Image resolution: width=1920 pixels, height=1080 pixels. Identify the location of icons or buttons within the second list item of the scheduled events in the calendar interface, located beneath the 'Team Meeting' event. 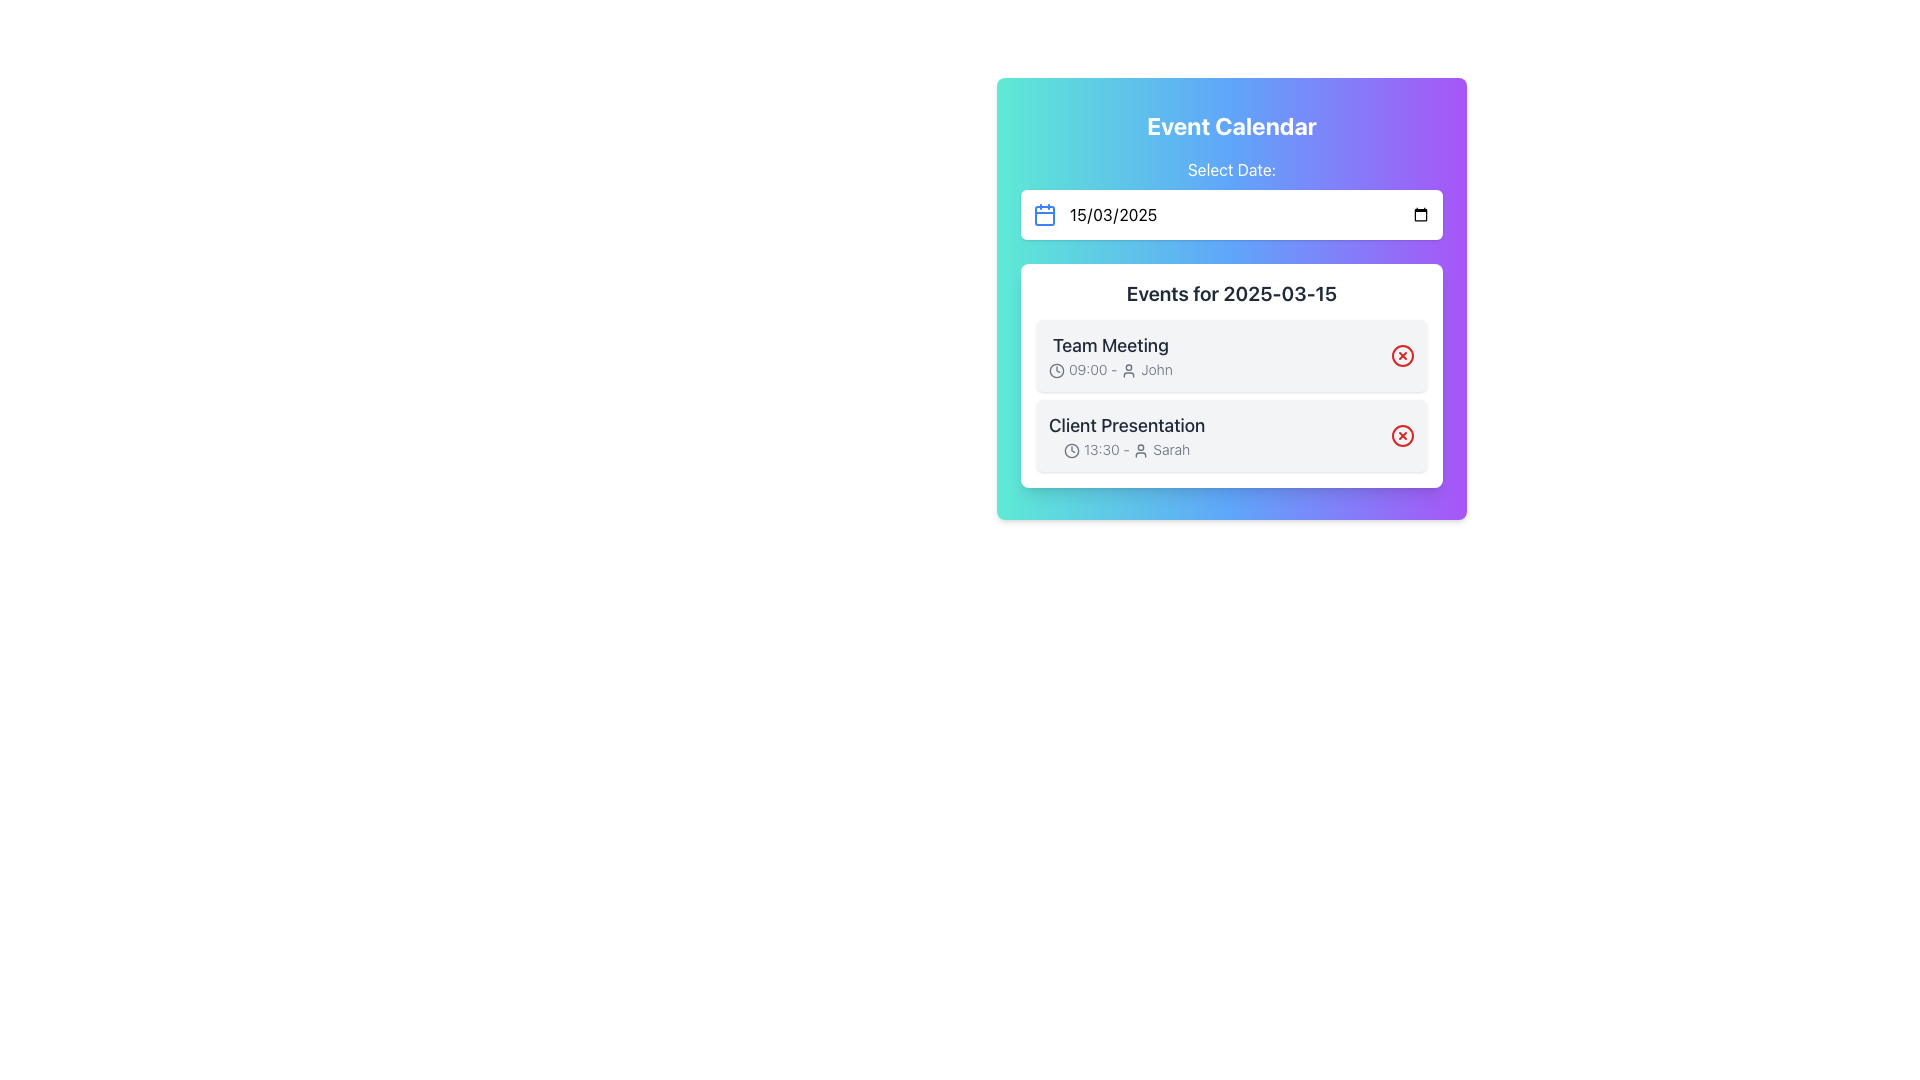
(1127, 434).